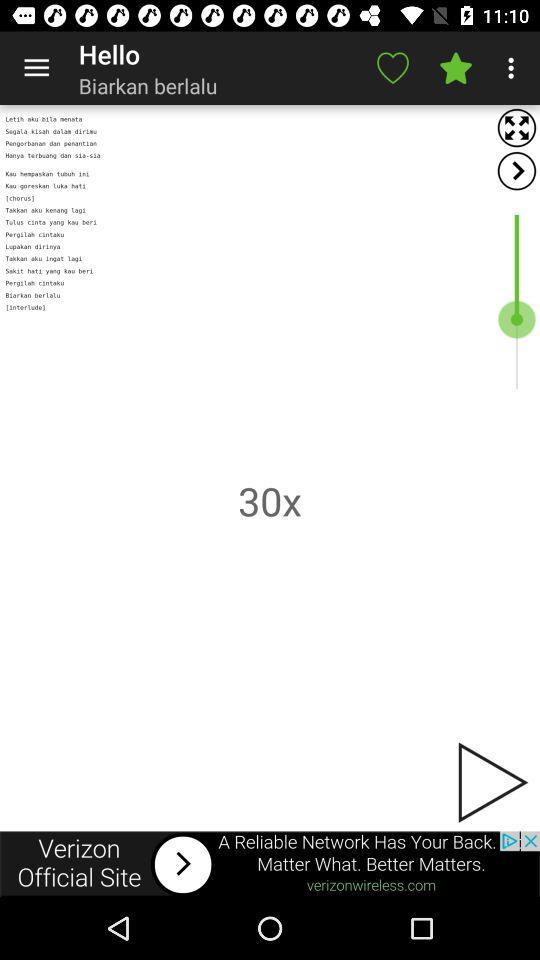 This screenshot has height=960, width=540. I want to click on expand image, so click(516, 127).